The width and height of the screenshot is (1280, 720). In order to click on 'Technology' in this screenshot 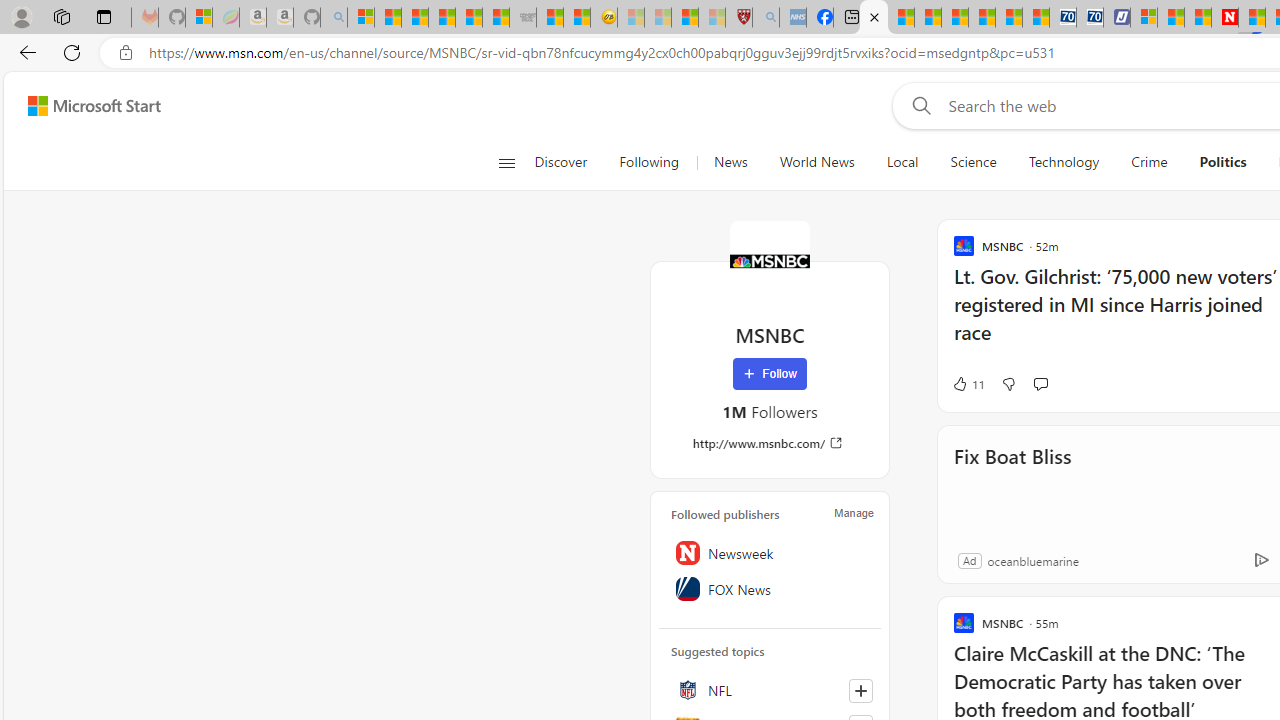, I will do `click(1063, 162)`.